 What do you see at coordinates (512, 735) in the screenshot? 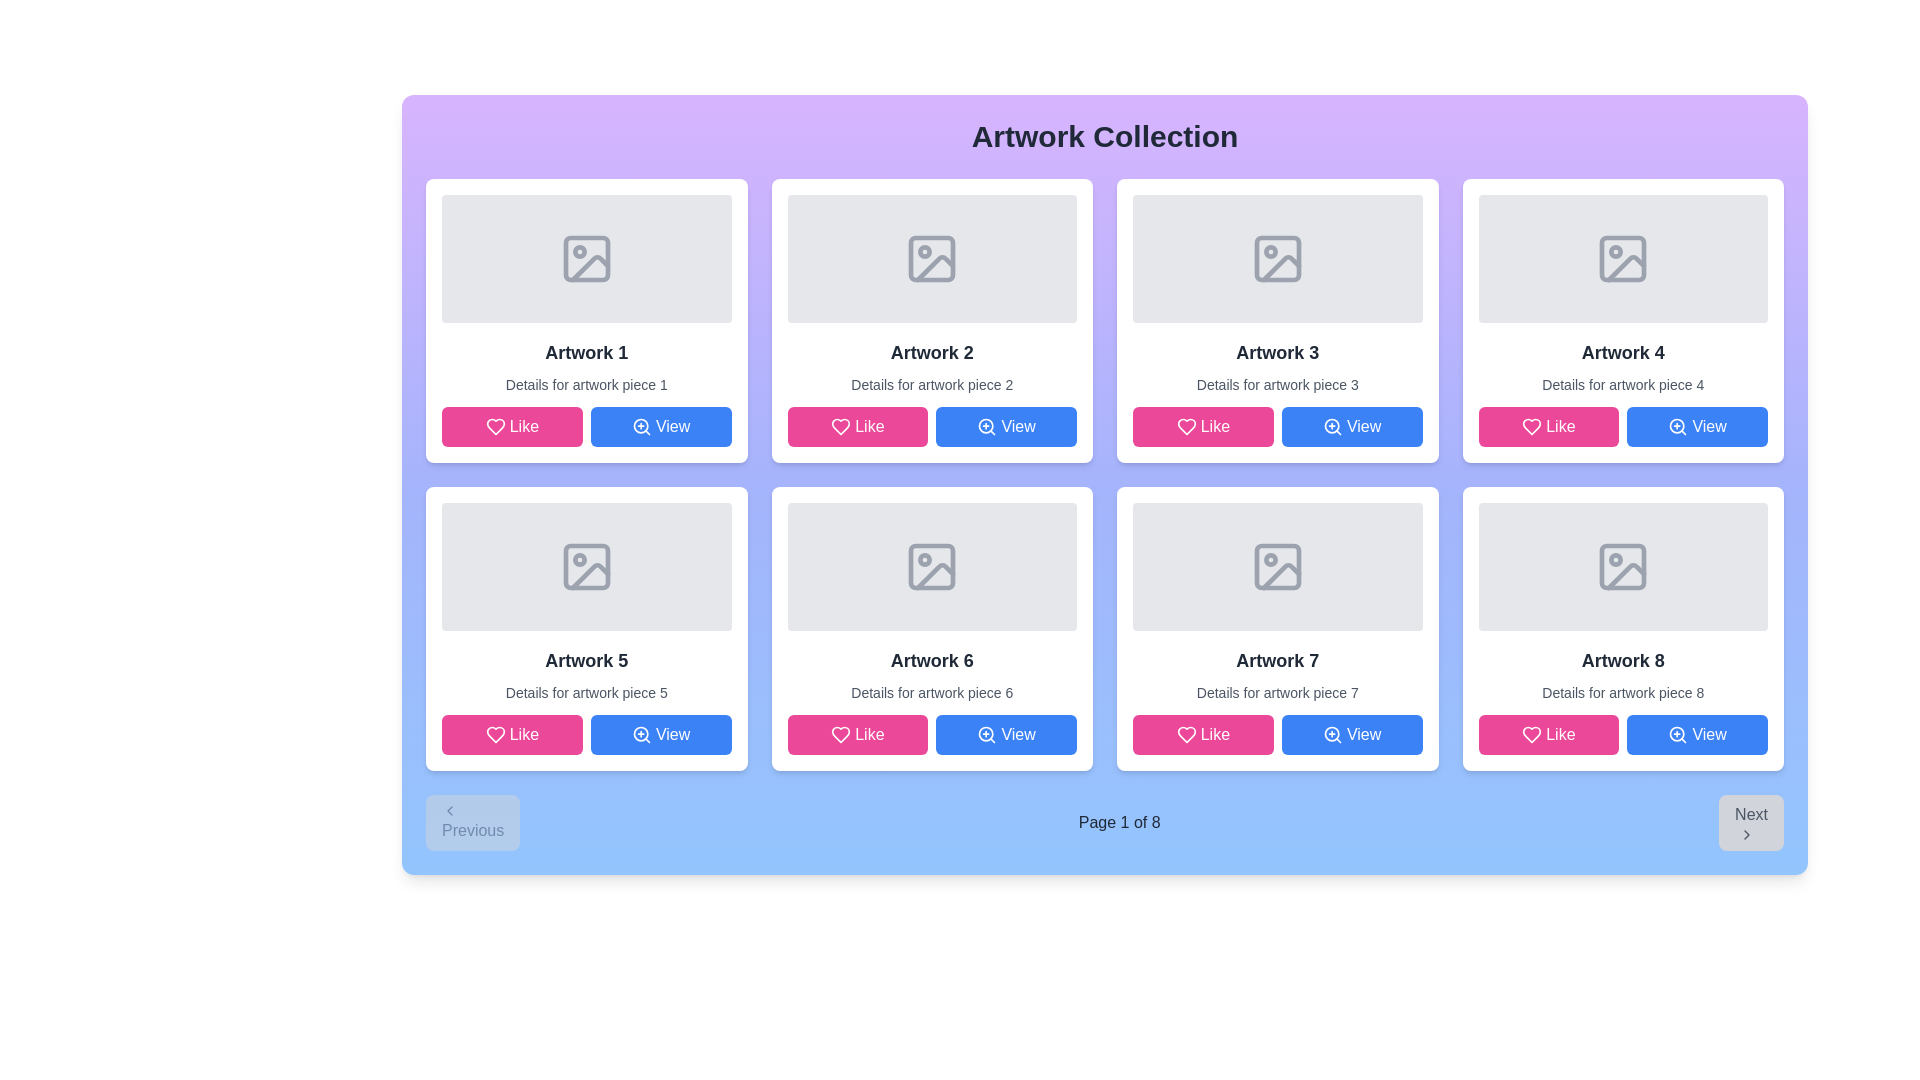
I see `the 'Like' button with a pink background and white text, located below 'Artwork 5' in the second row of the grid layout` at bounding box center [512, 735].